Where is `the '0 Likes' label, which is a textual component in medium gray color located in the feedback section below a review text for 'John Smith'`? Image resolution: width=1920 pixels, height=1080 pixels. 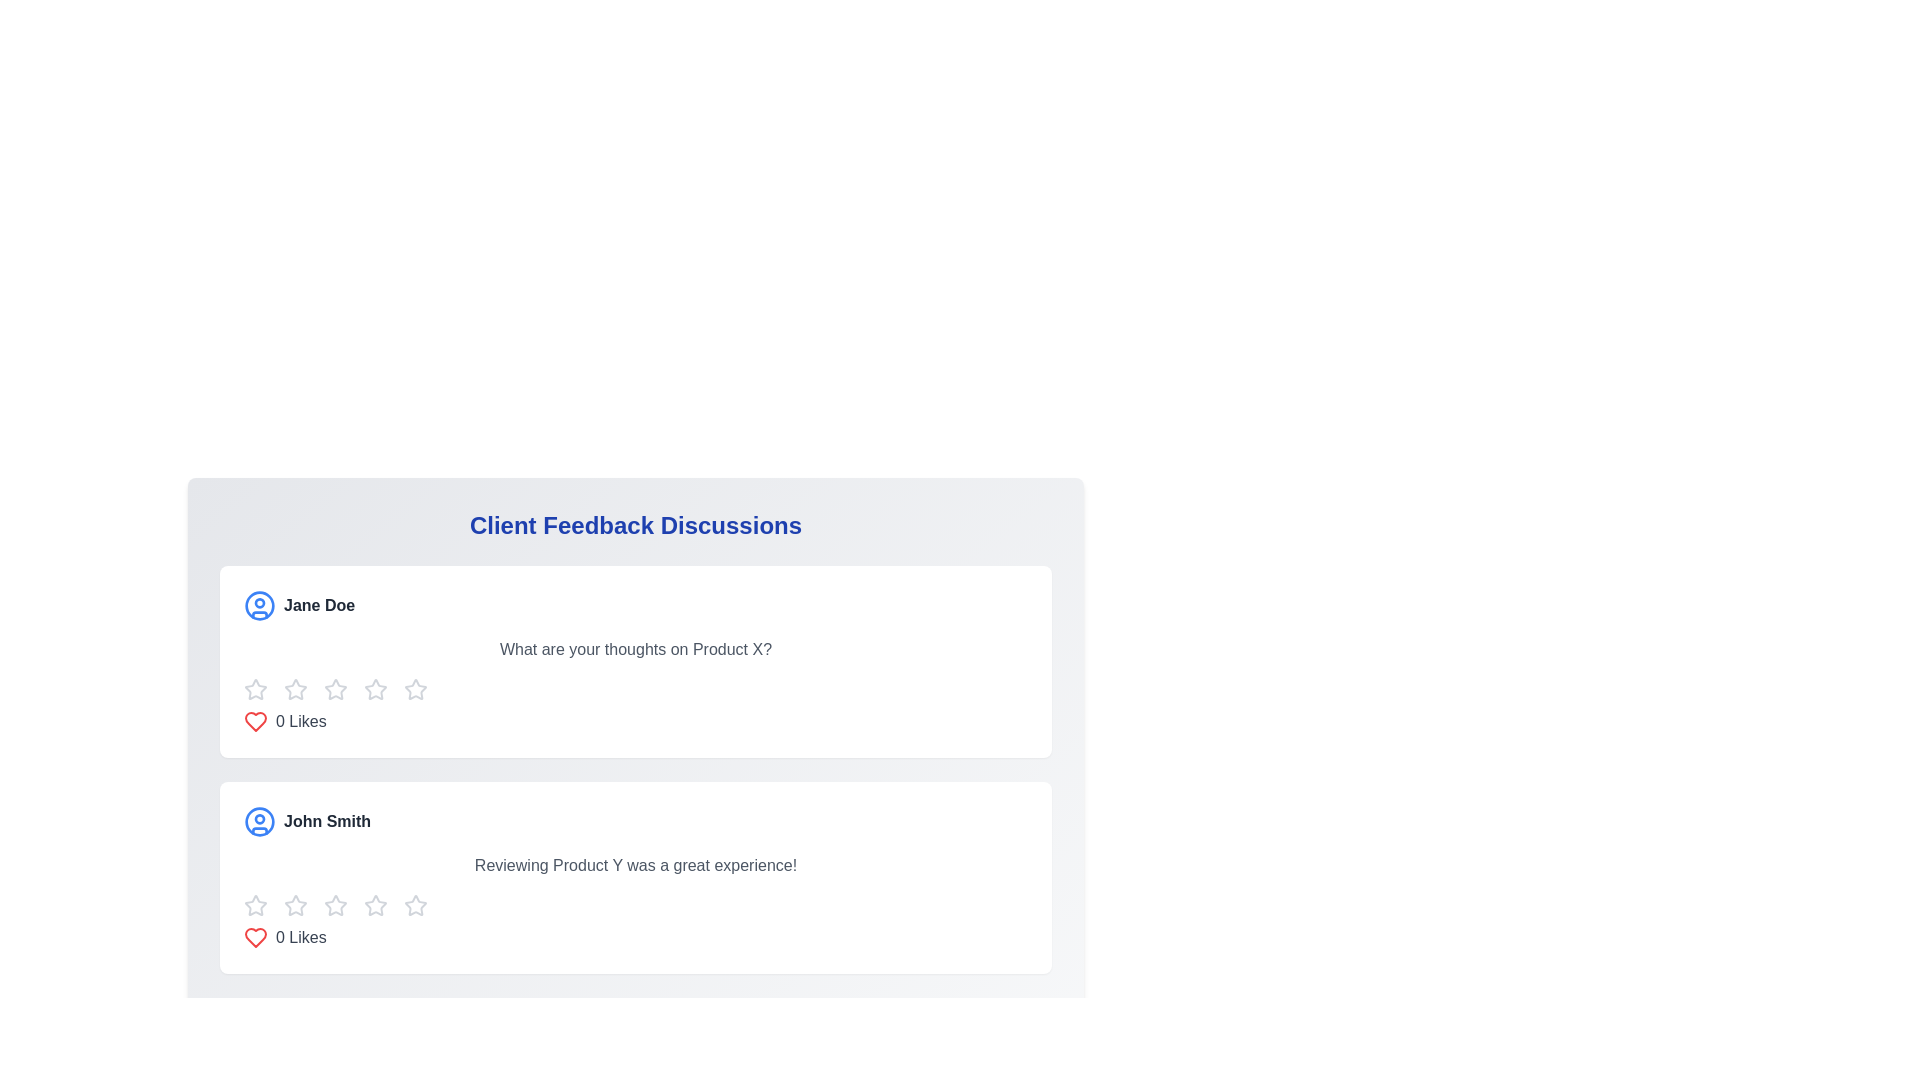
the '0 Likes' label, which is a textual component in medium gray color located in the feedback section below a review text for 'John Smith' is located at coordinates (300, 937).